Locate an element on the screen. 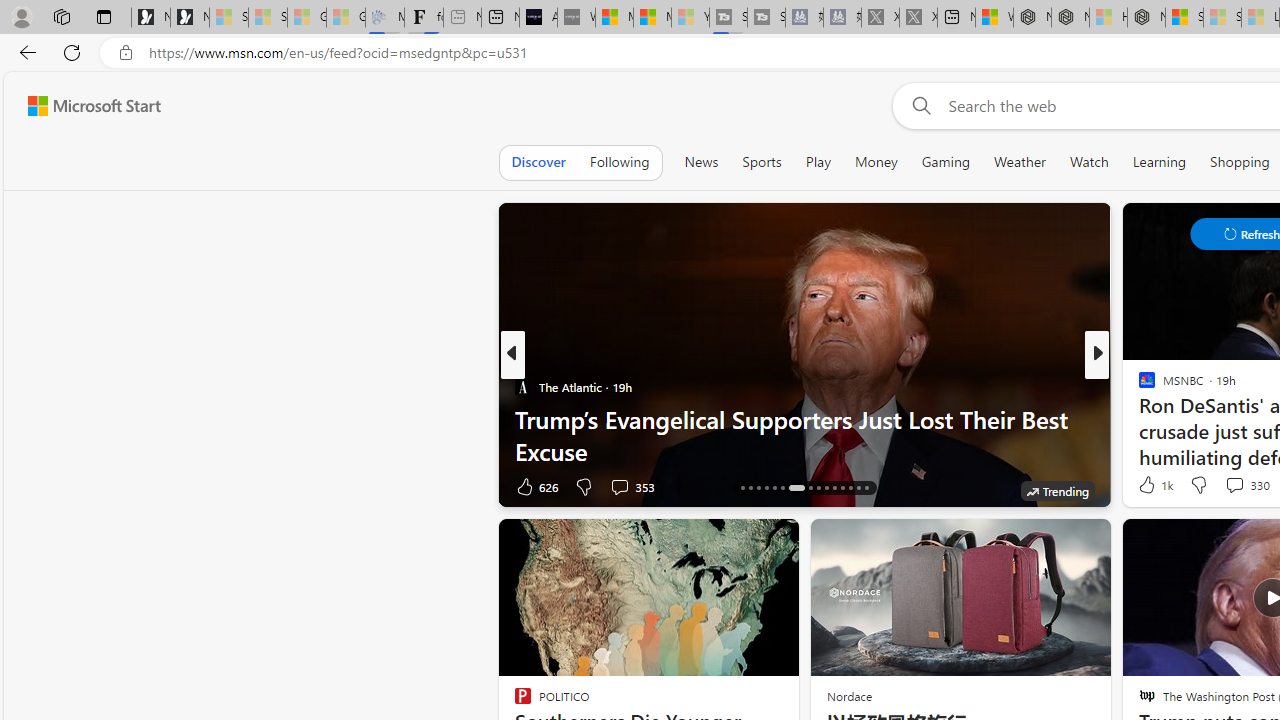  'Microsoft Start' is located at coordinates (93, 105).